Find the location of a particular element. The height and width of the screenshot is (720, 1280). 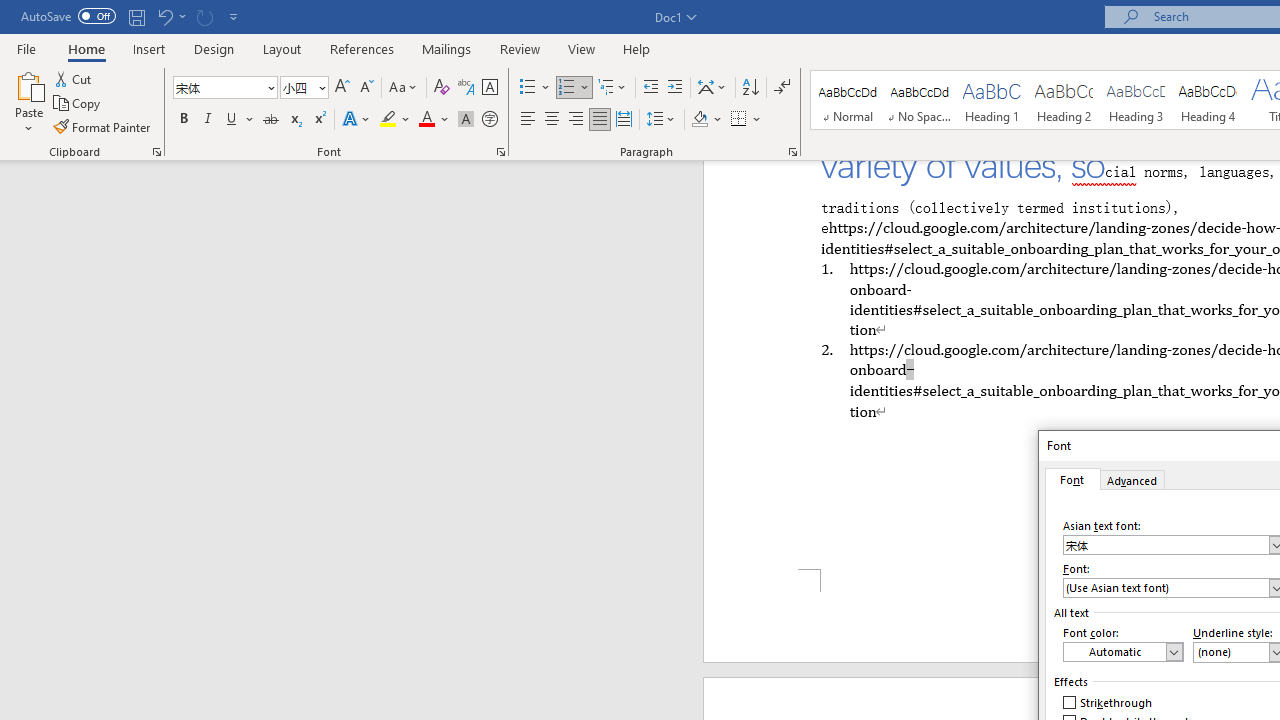

'Format Painter' is located at coordinates (102, 127).